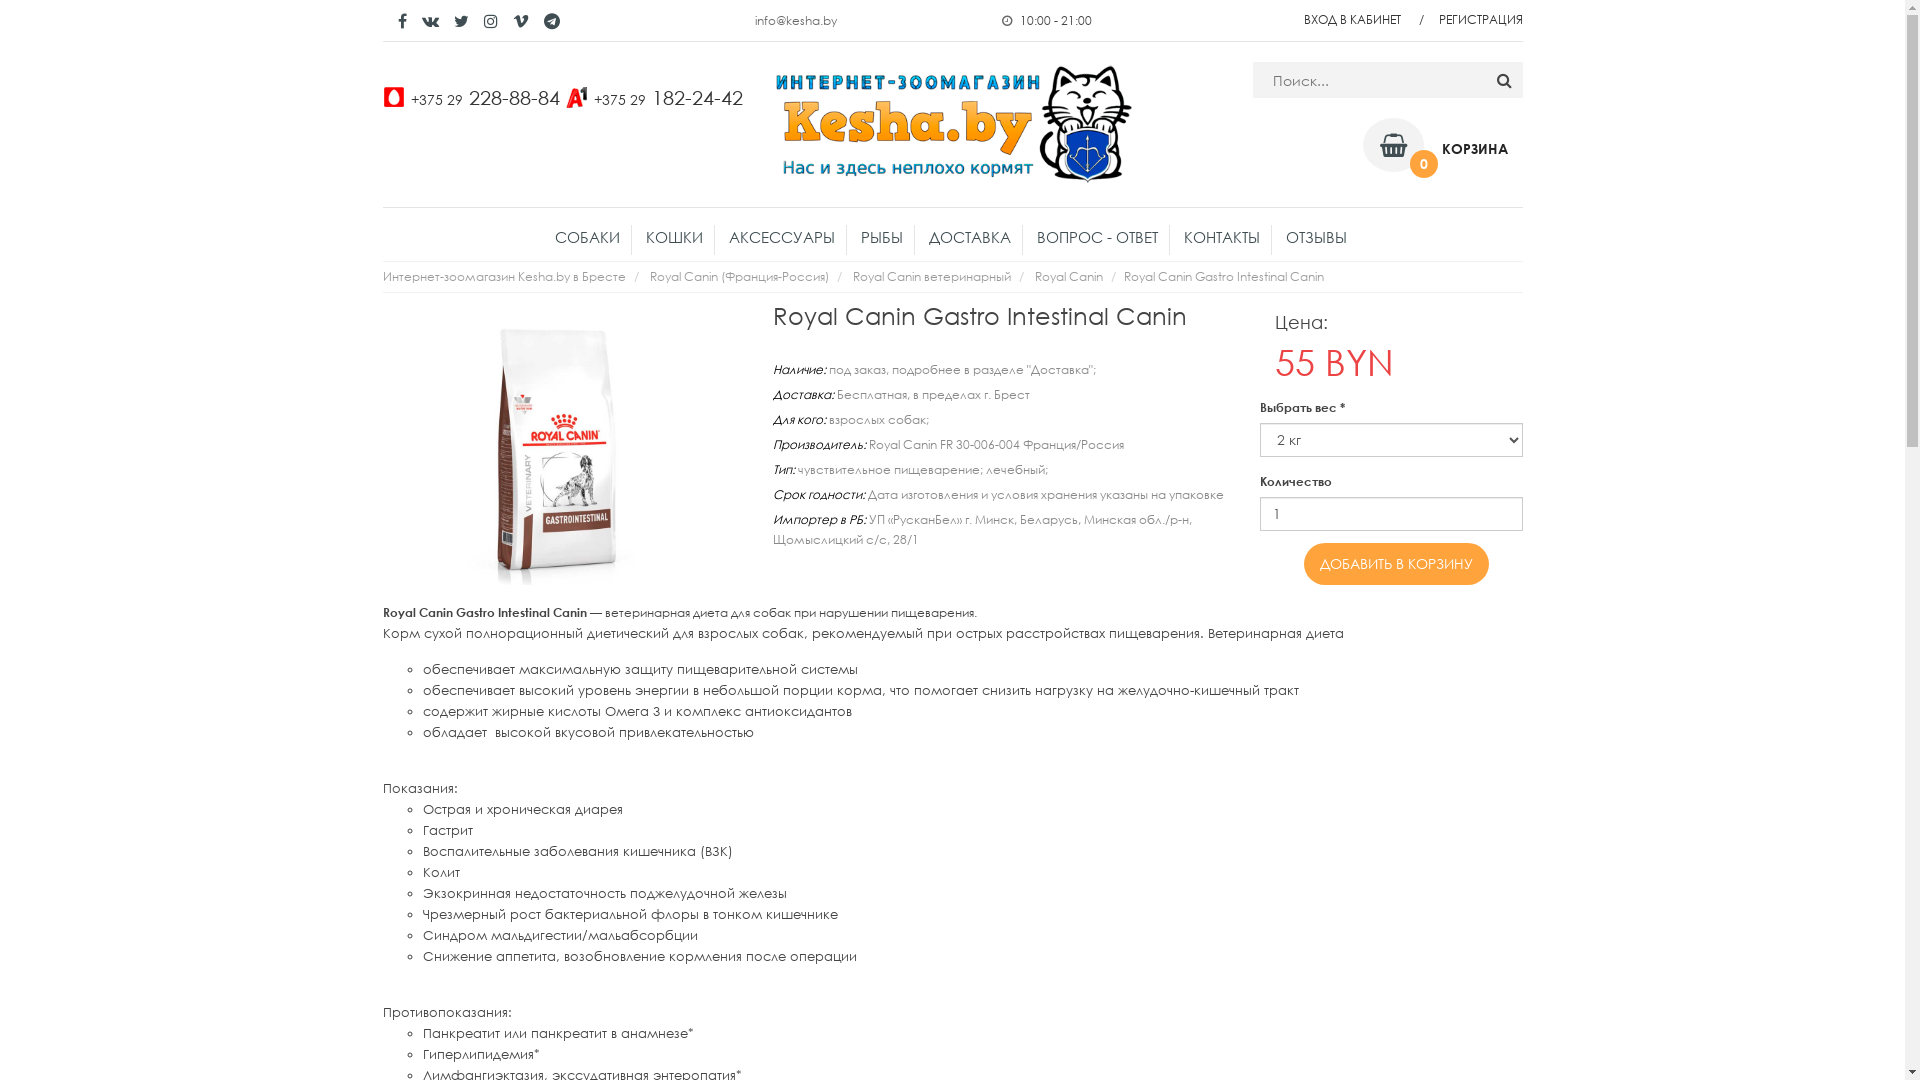 This screenshot has height=1080, width=1920. I want to click on '+375 29 228-88-84', so click(484, 96).